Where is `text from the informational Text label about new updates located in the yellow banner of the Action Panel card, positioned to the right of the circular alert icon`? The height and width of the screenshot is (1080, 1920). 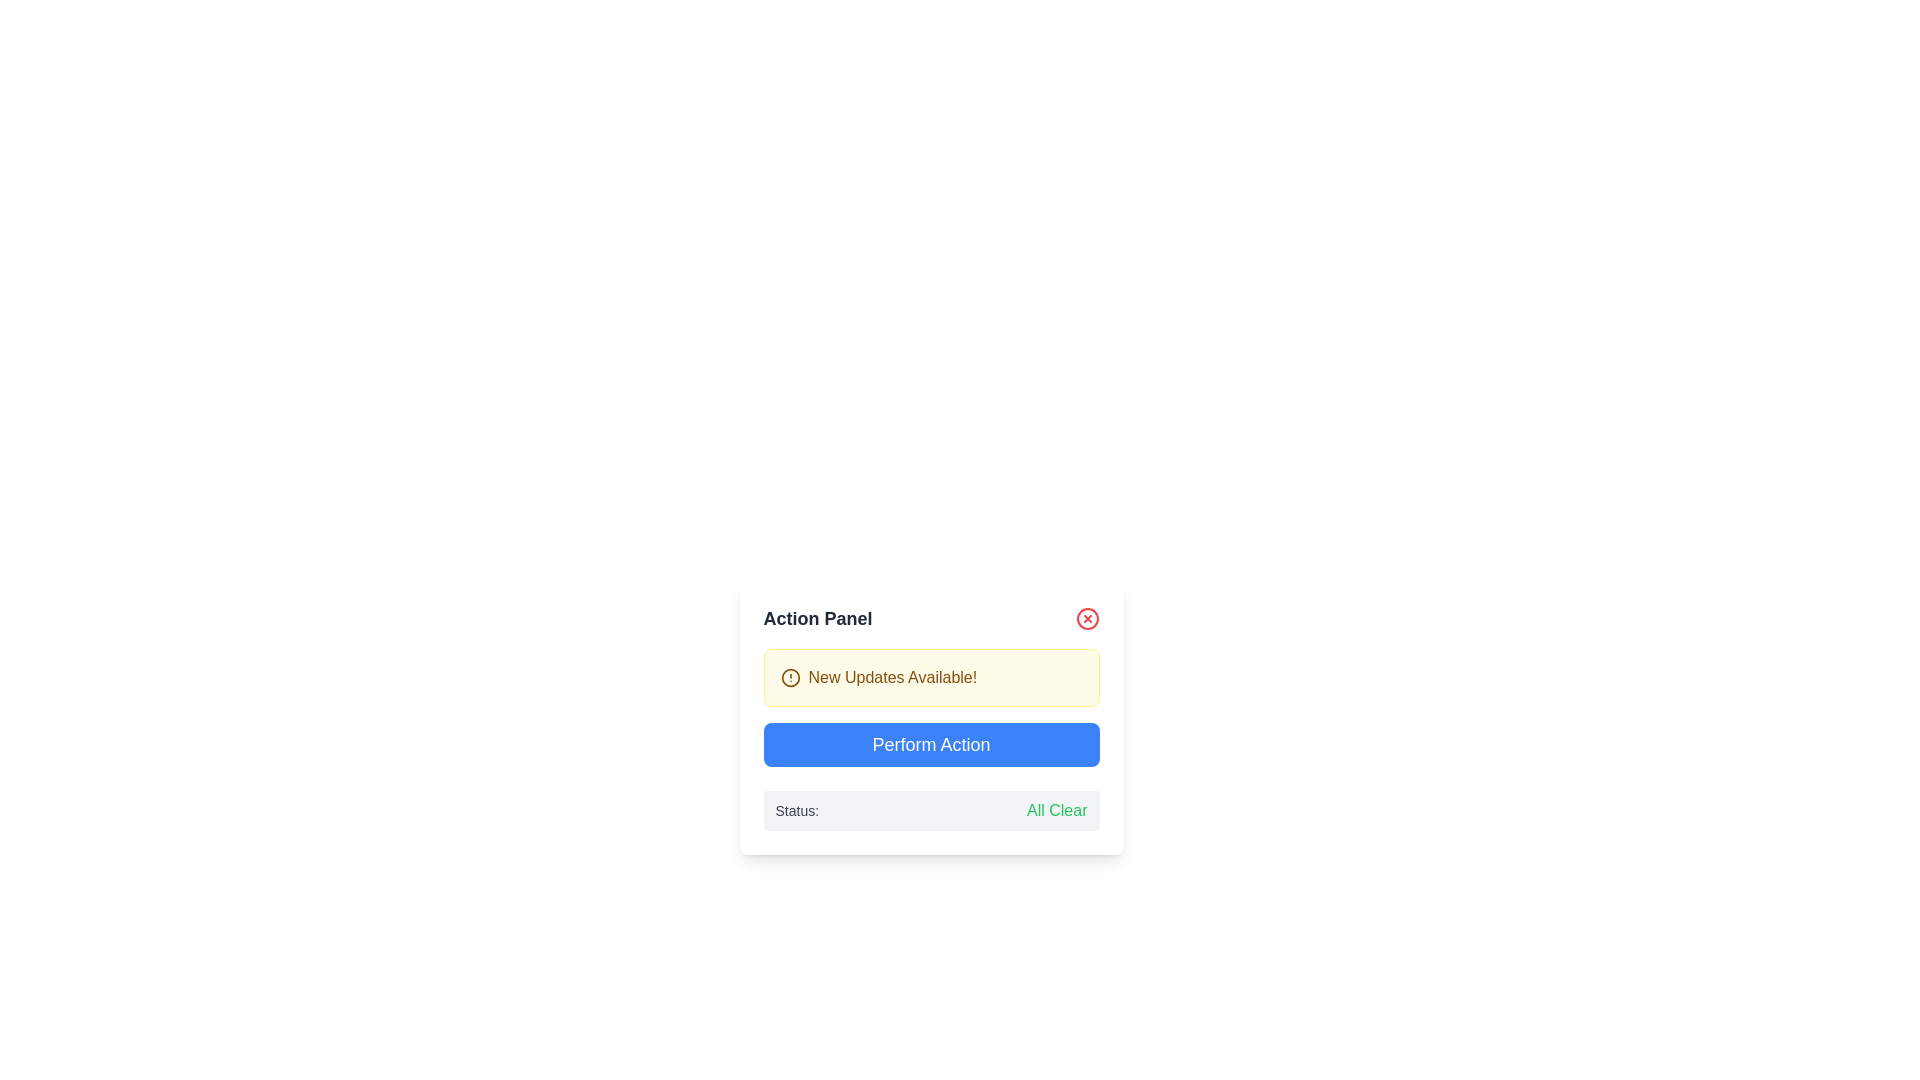
text from the informational Text label about new updates located in the yellow banner of the Action Panel card, positioned to the right of the circular alert icon is located at coordinates (891, 677).